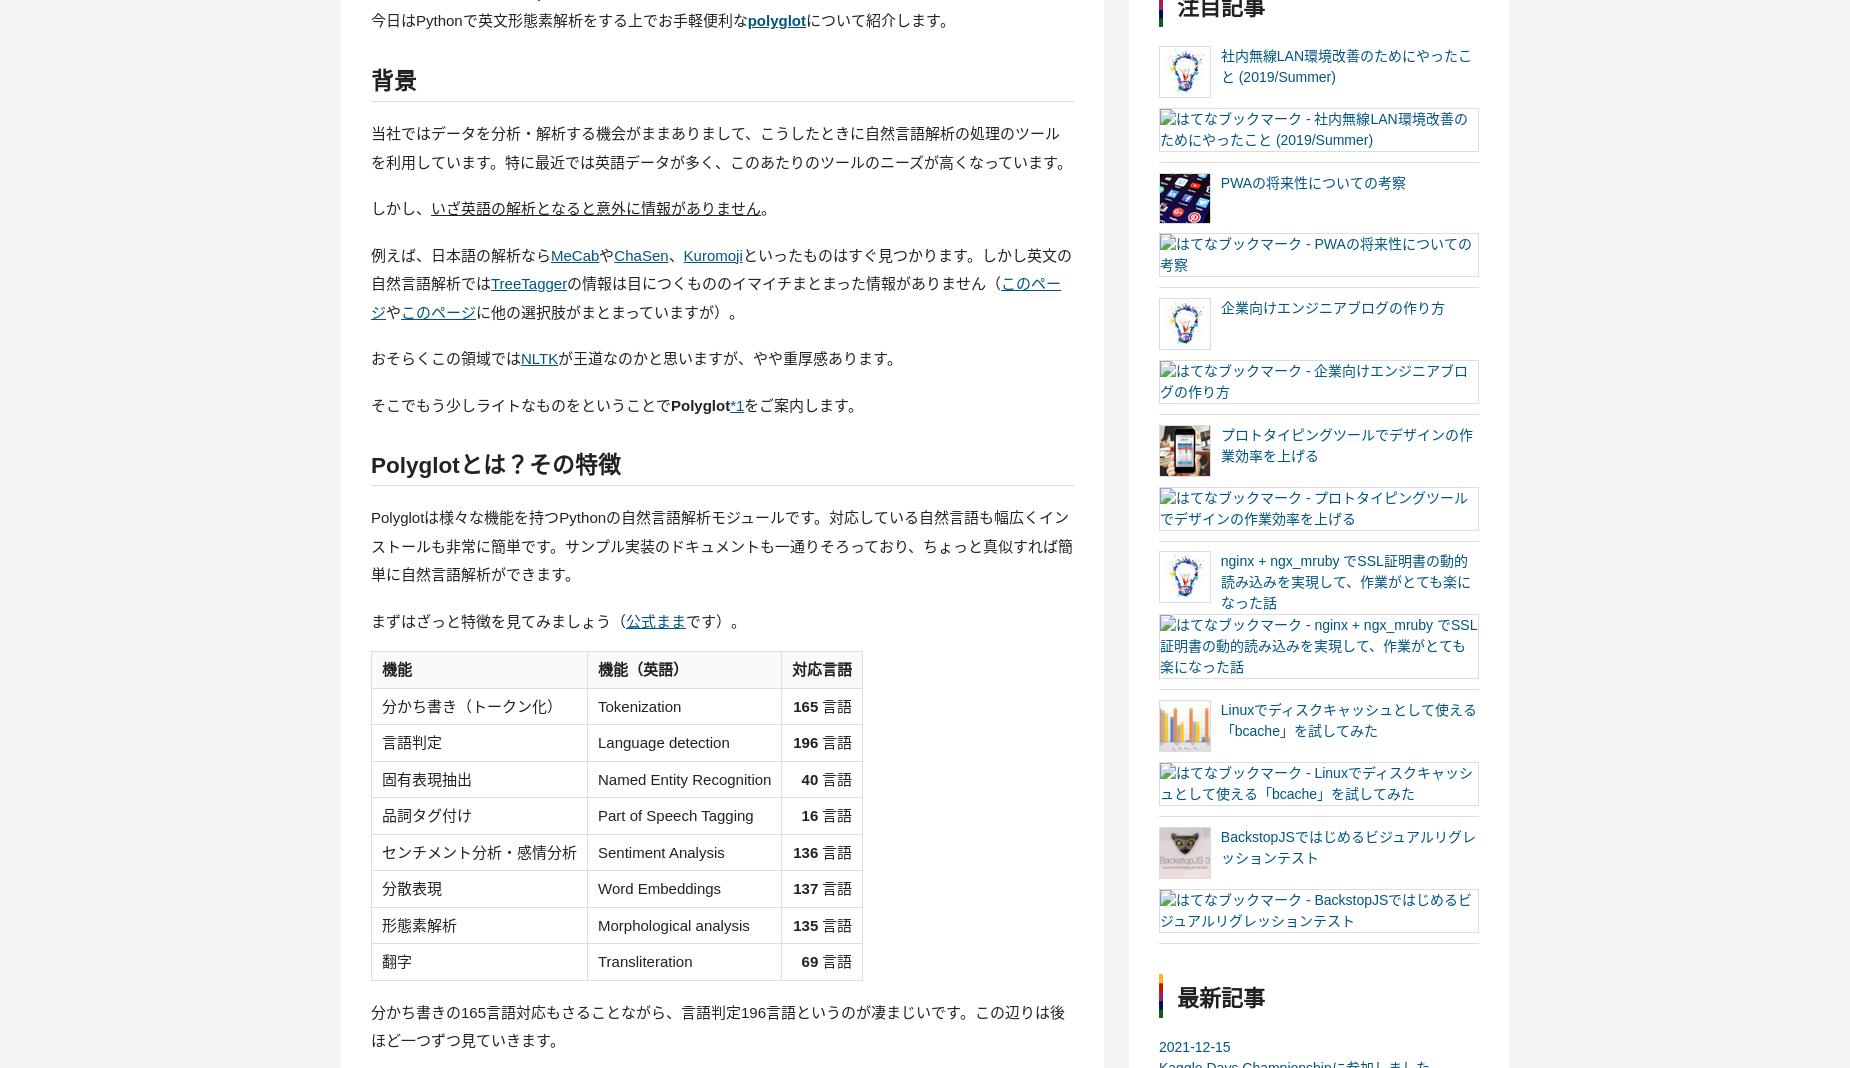 This screenshot has height=1068, width=1850. I want to click on 'Linuxでディスクキャッシュとして使える「bcache」を試してみた', so click(1347, 720).